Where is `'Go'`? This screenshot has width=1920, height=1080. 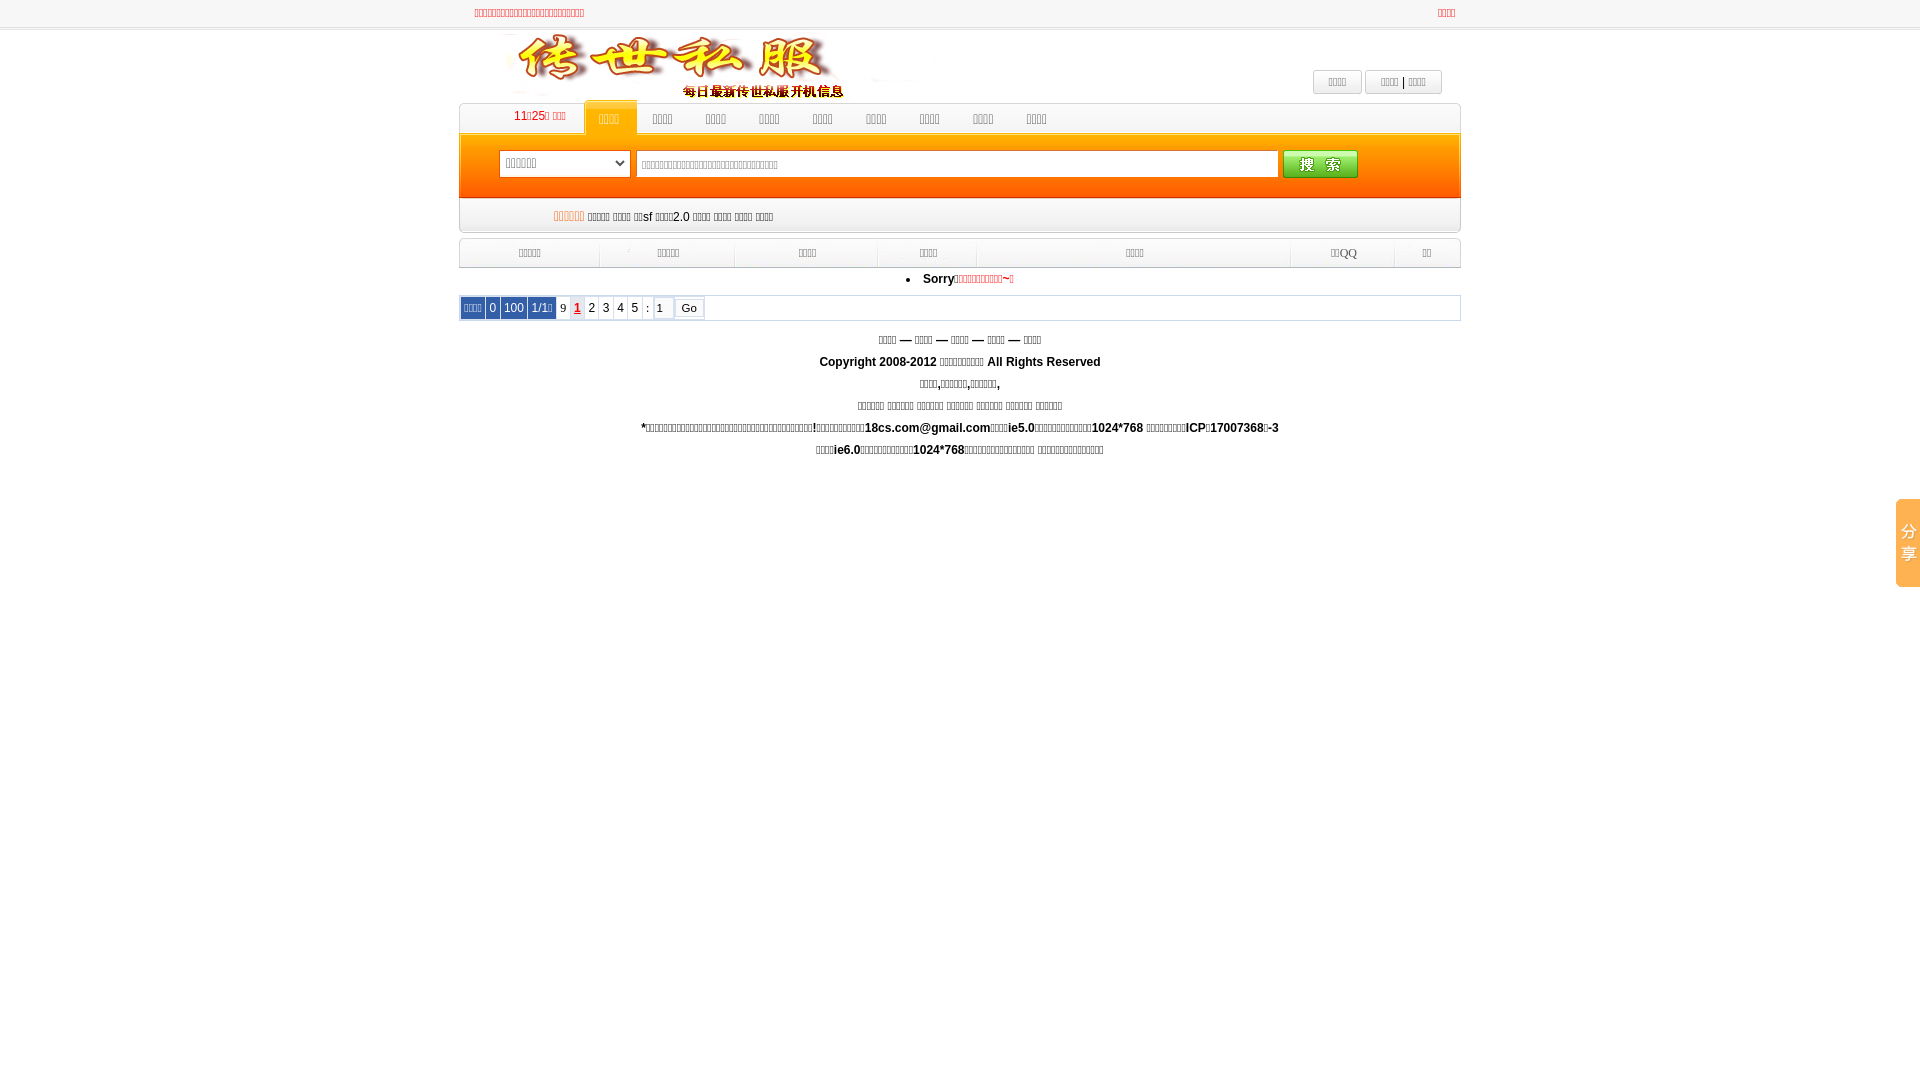
'Go' is located at coordinates (675, 308).